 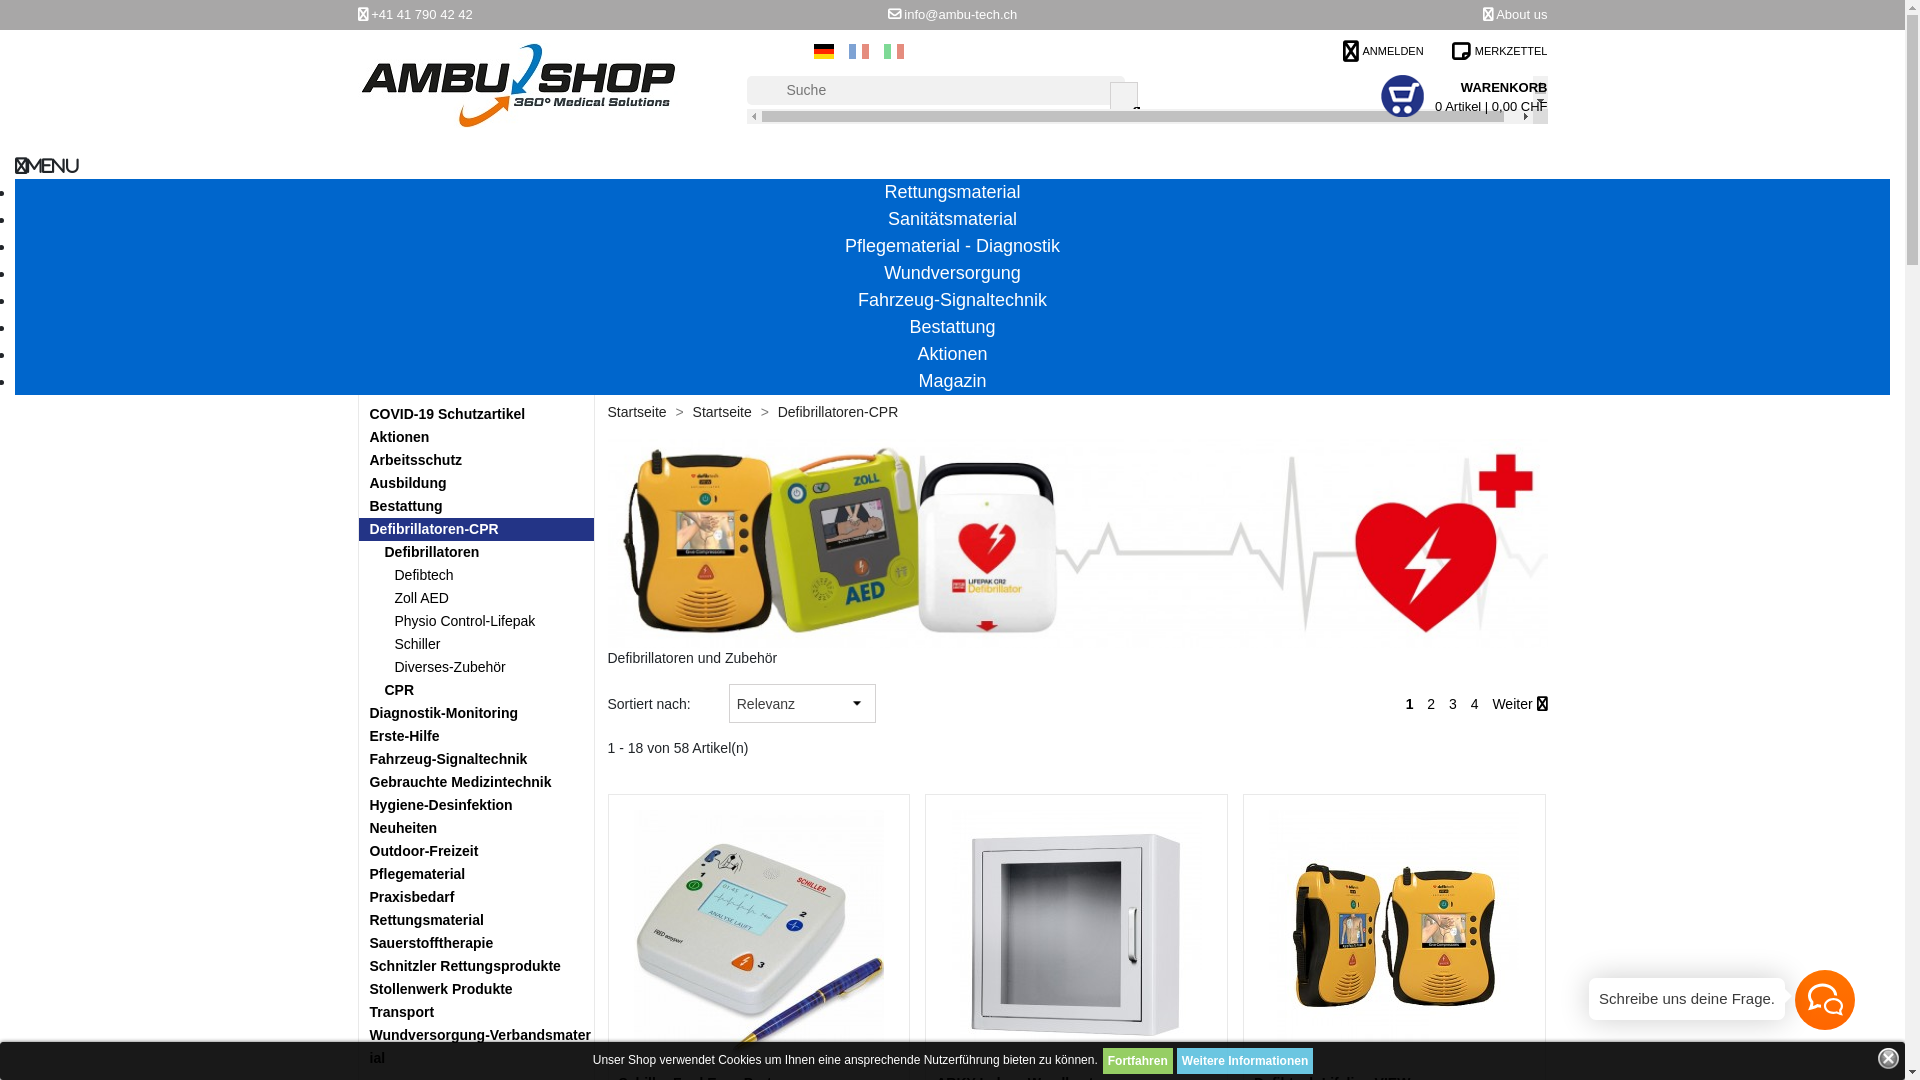 What do you see at coordinates (474, 735) in the screenshot?
I see `'Erste-Hilfe'` at bounding box center [474, 735].